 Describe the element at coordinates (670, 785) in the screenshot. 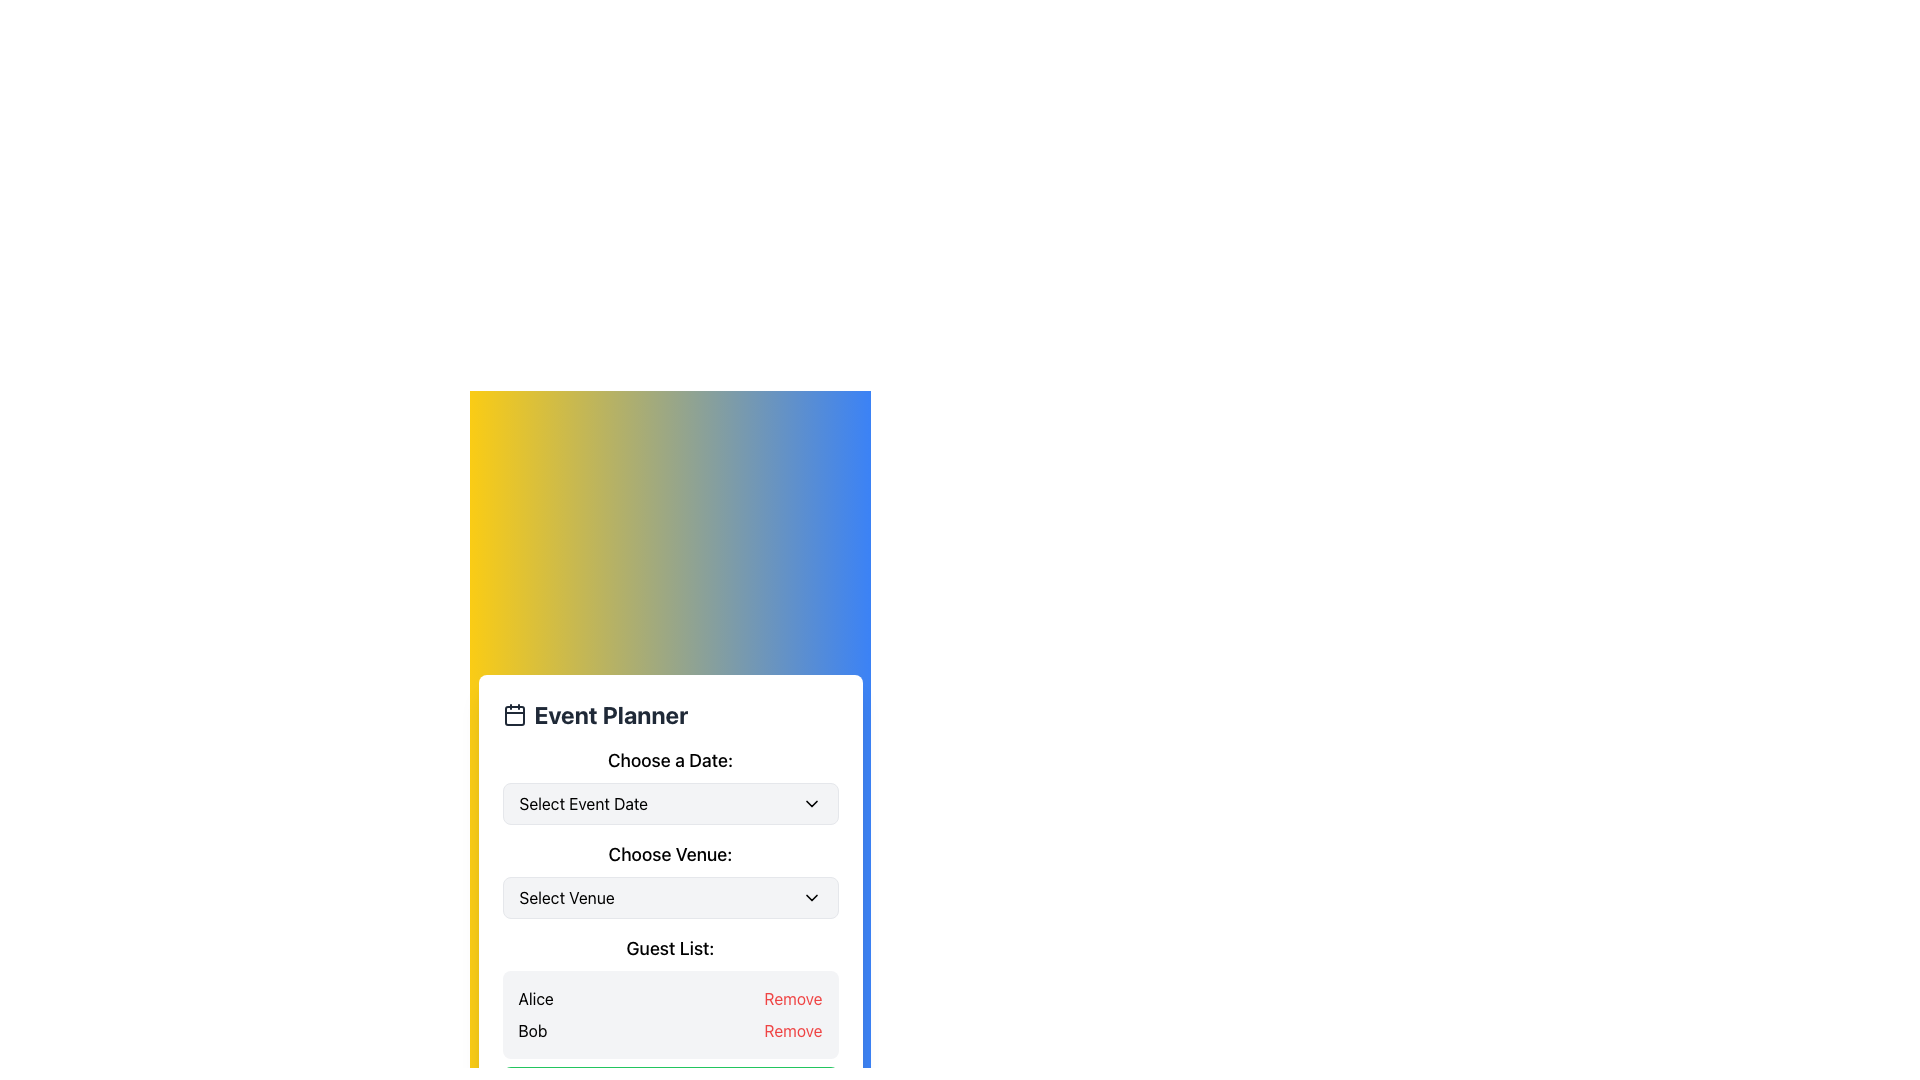

I see `the first dropdown menu under the 'Choose a Date:' section in the 'Event Planner' interface` at that location.